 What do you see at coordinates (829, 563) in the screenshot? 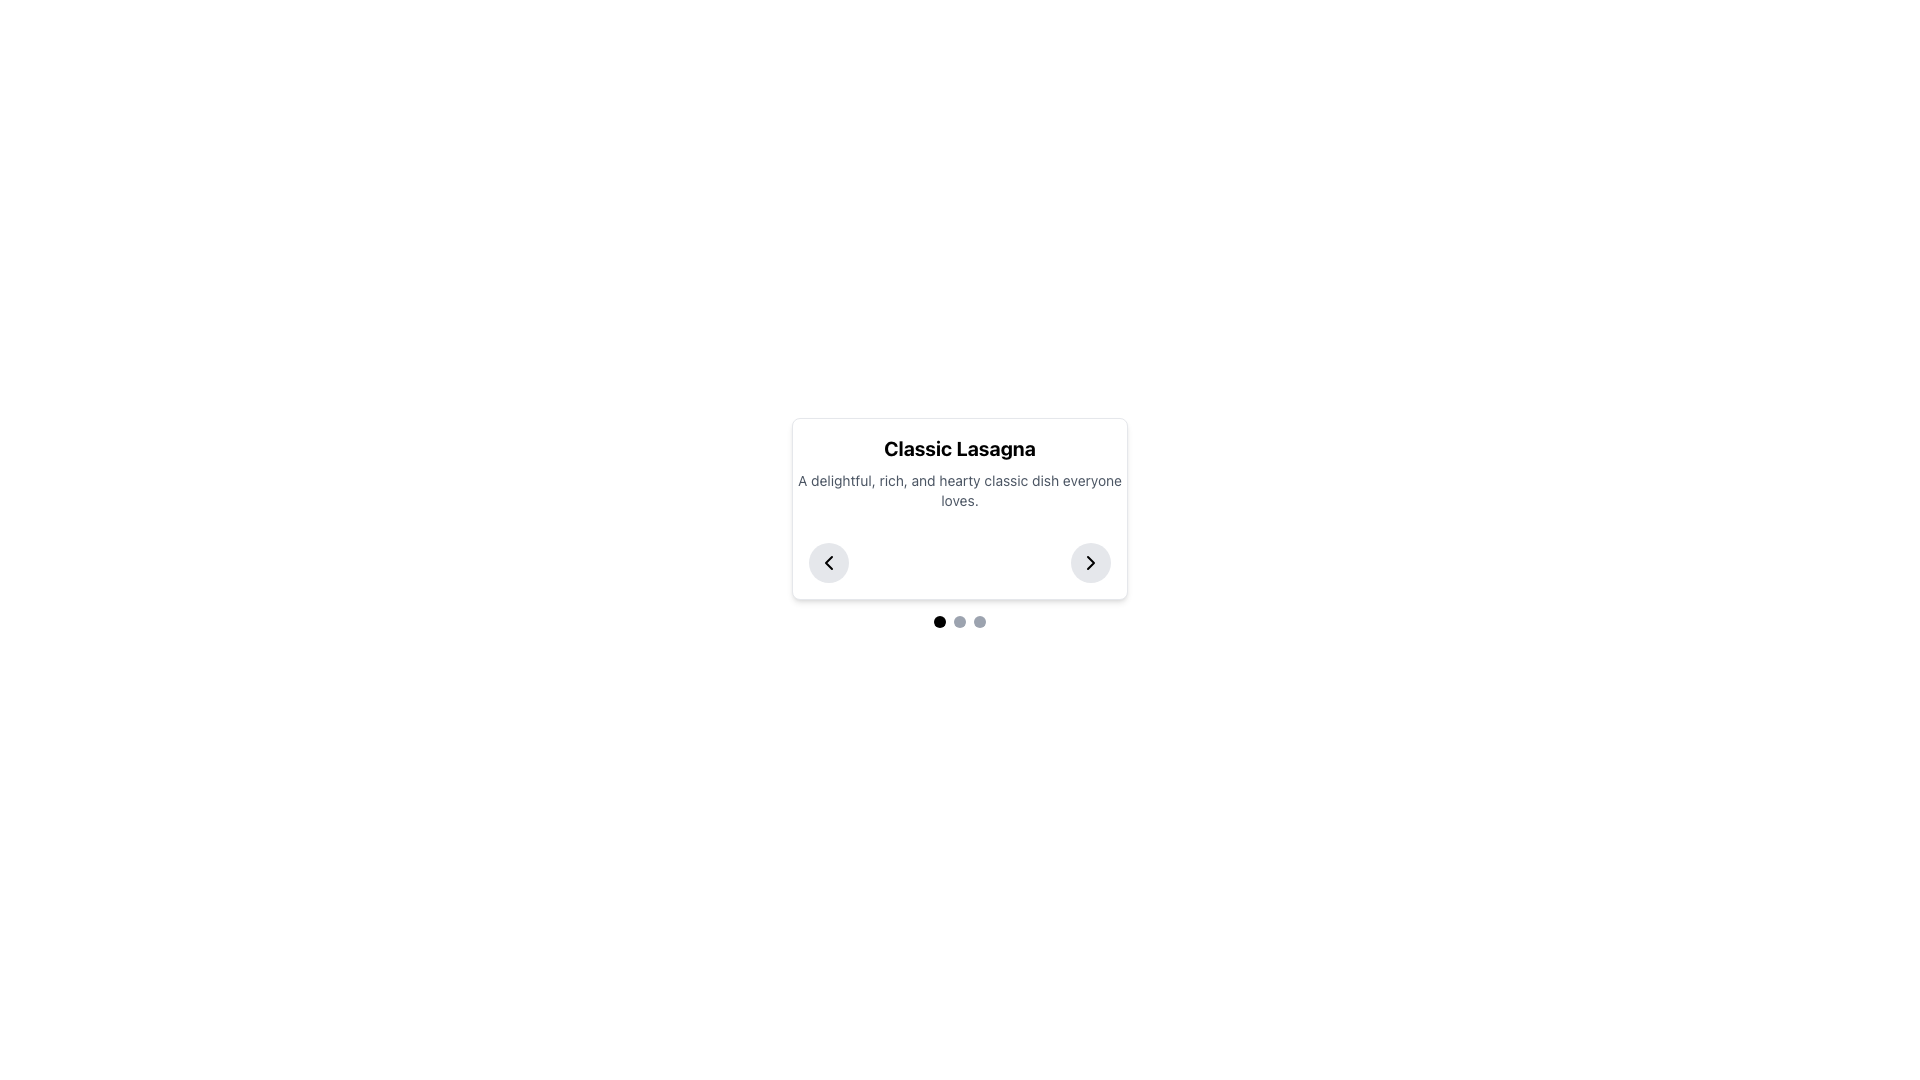
I see `the left navigation button in the carousel` at bounding box center [829, 563].